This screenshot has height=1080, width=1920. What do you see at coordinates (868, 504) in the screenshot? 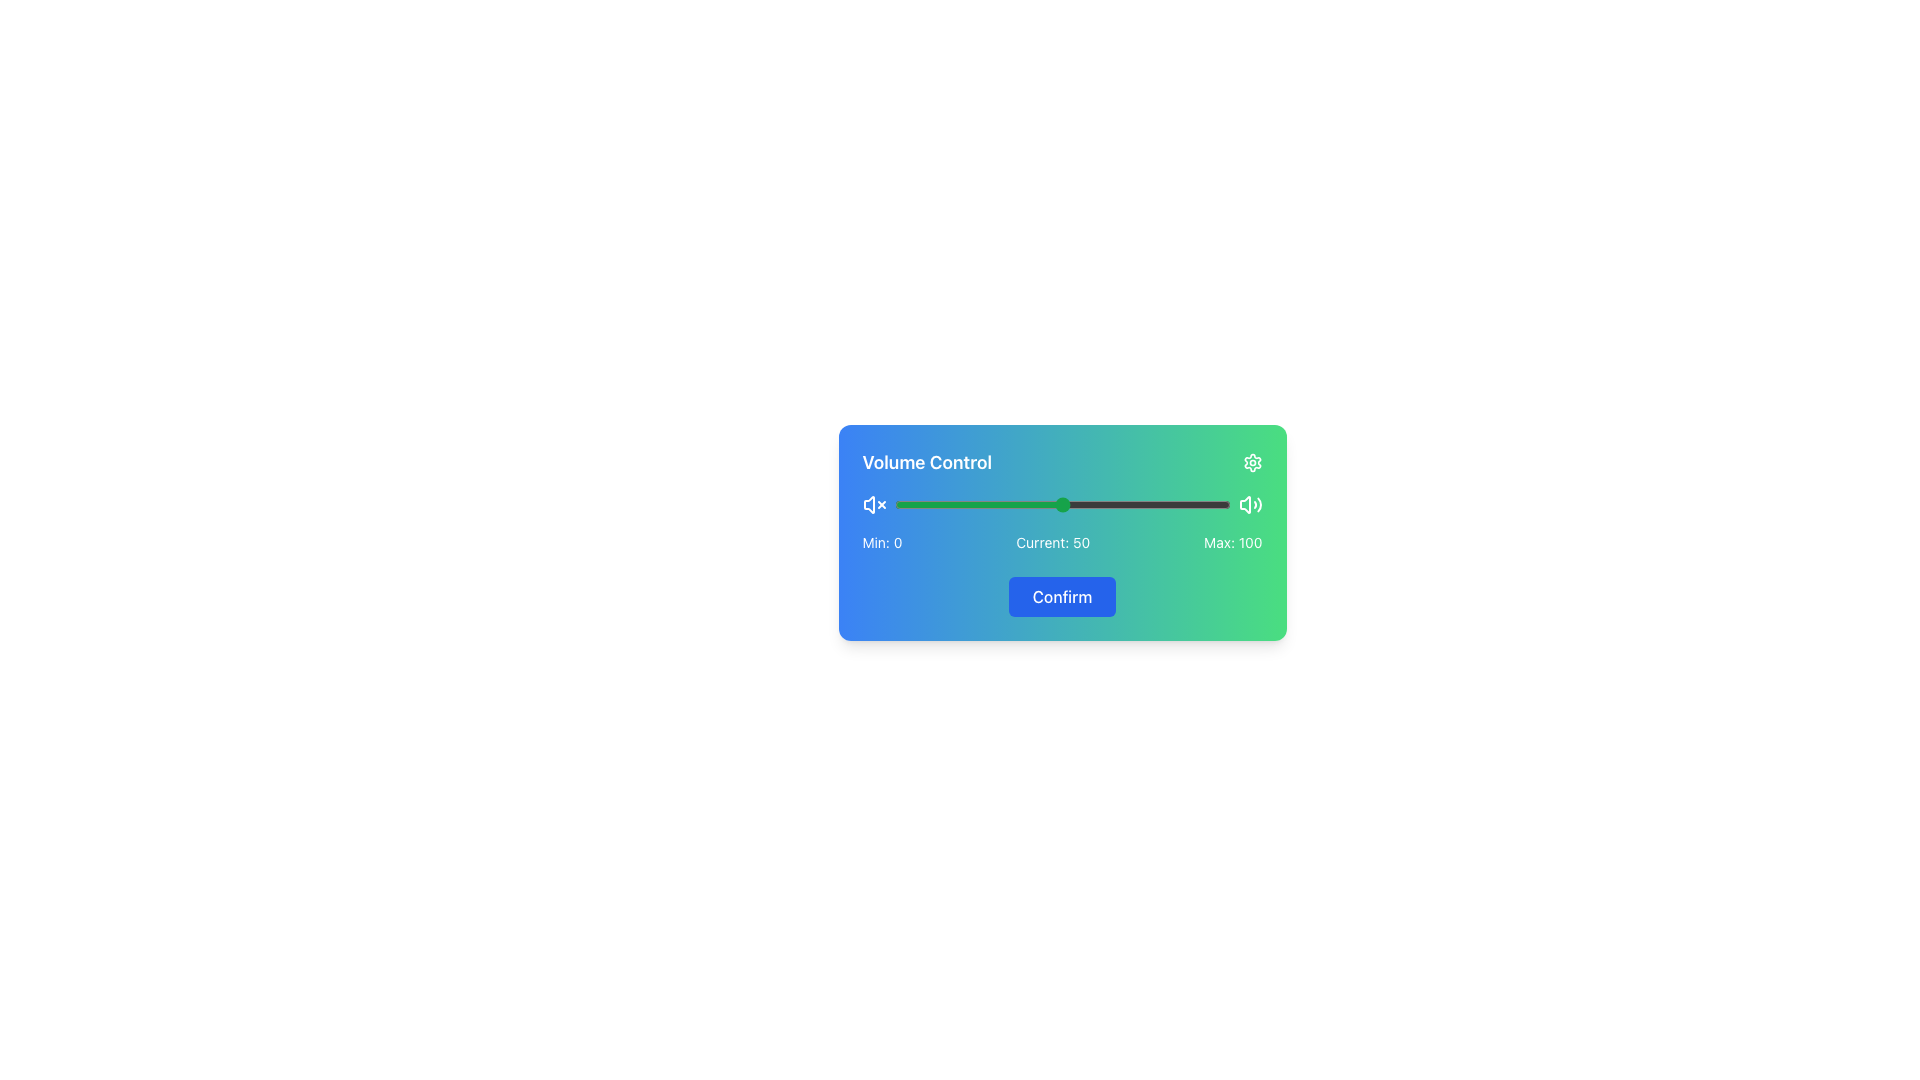
I see `the speaker icon that indicates the audio is currently muted` at bounding box center [868, 504].